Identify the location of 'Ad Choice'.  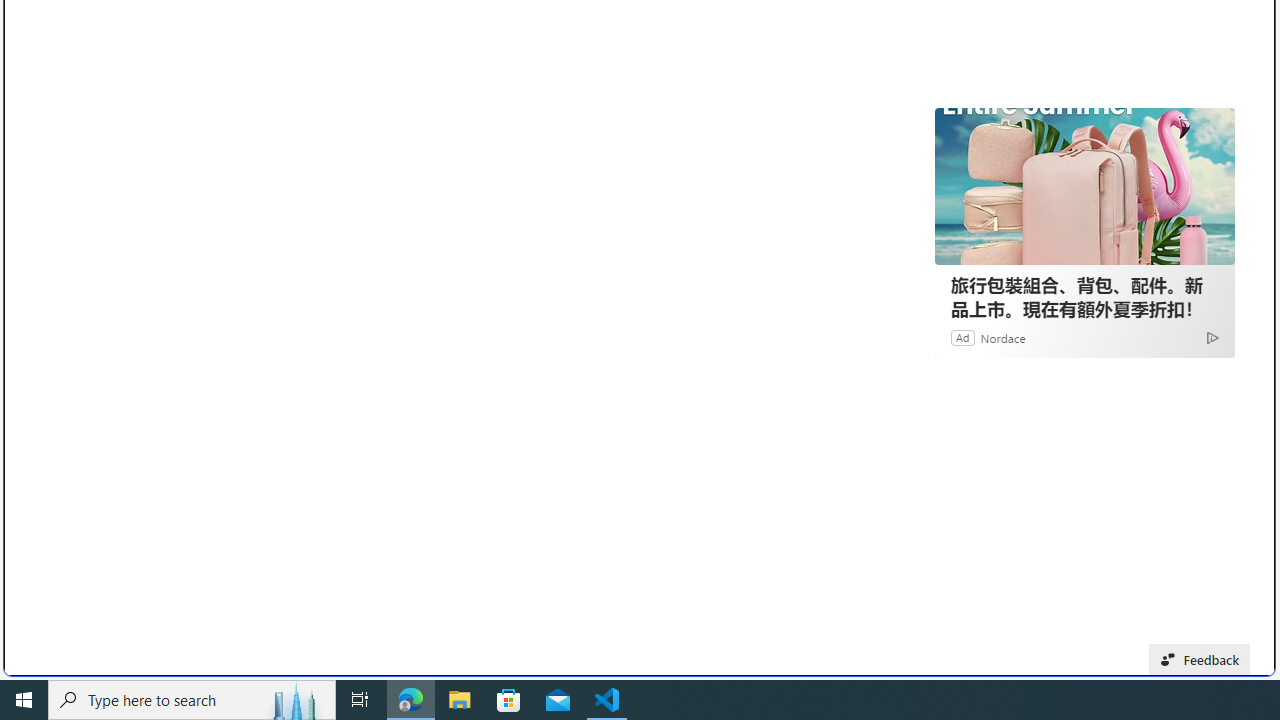
(1211, 336).